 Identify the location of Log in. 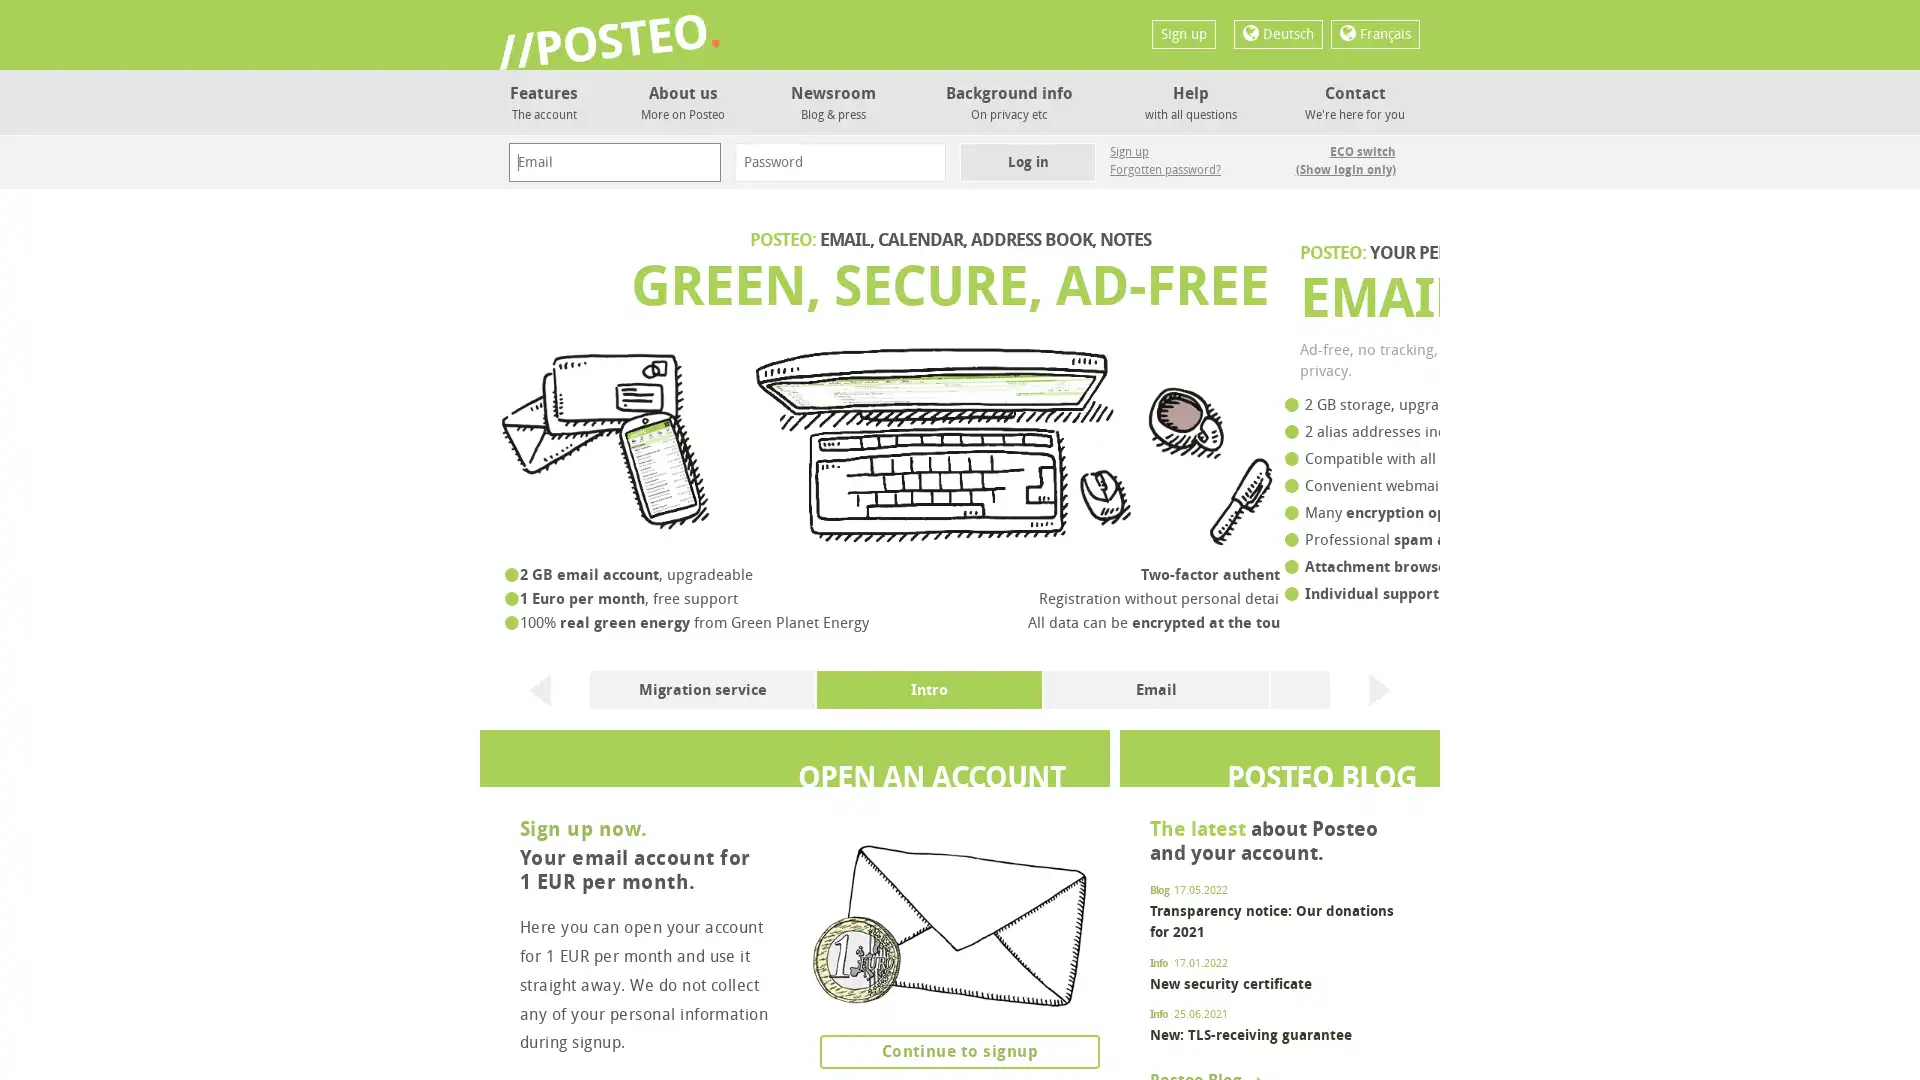
(1027, 161).